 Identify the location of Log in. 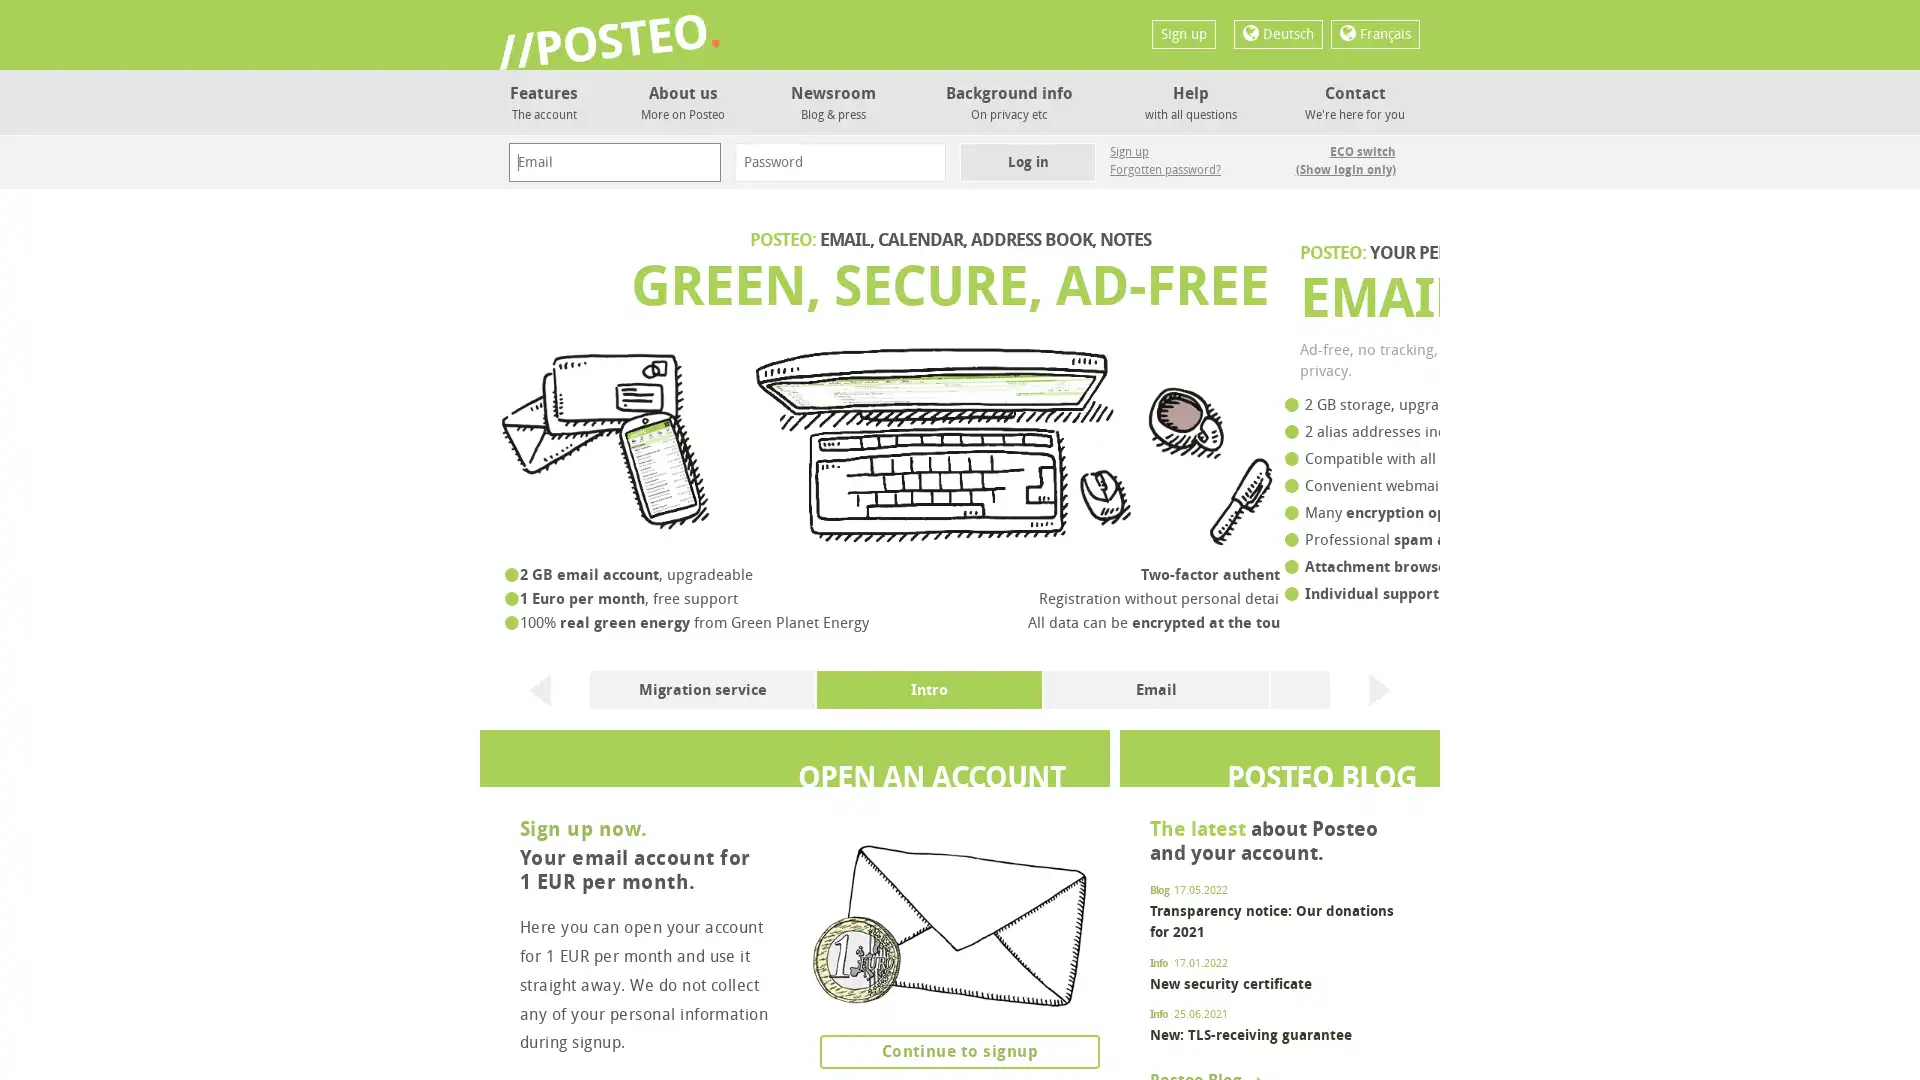
(1027, 161).